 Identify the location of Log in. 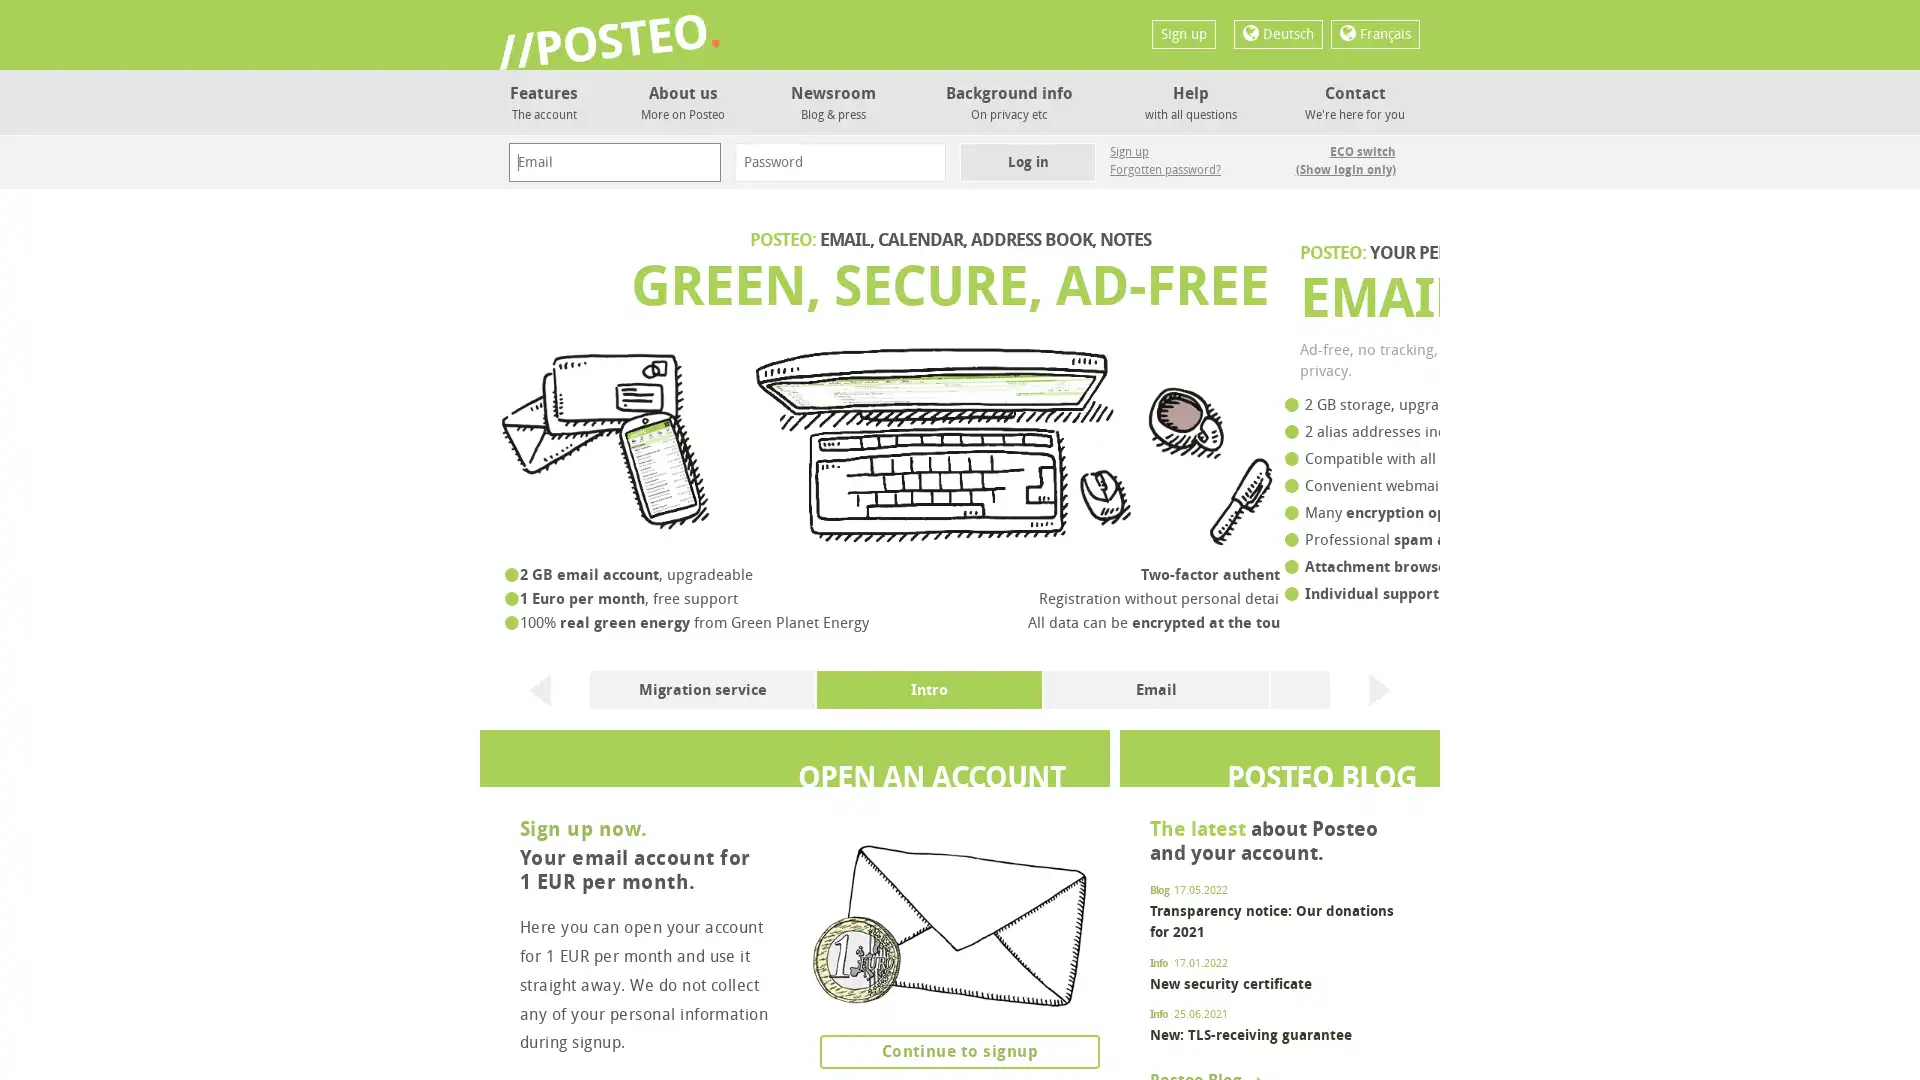
(1027, 161).